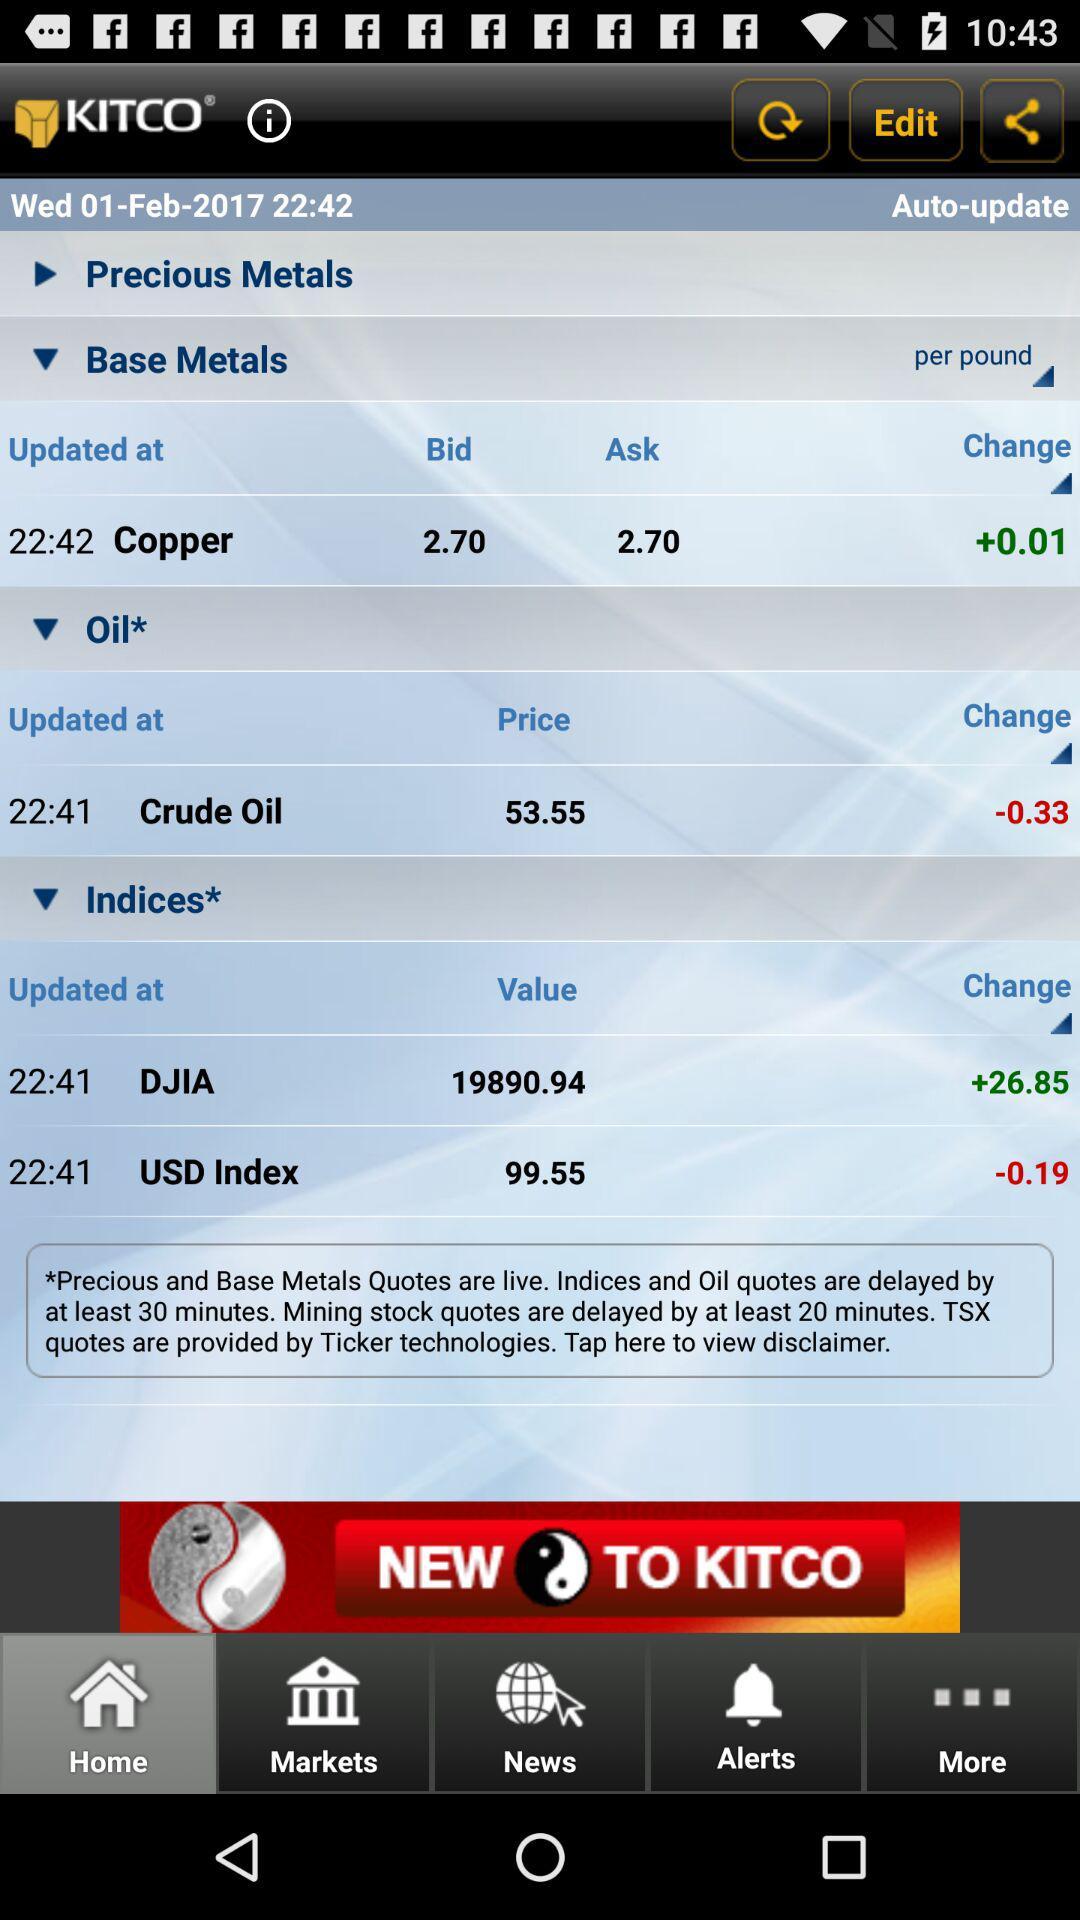 The width and height of the screenshot is (1080, 1920). What do you see at coordinates (45, 358) in the screenshot?
I see `the down arrow left to base metals` at bounding box center [45, 358].